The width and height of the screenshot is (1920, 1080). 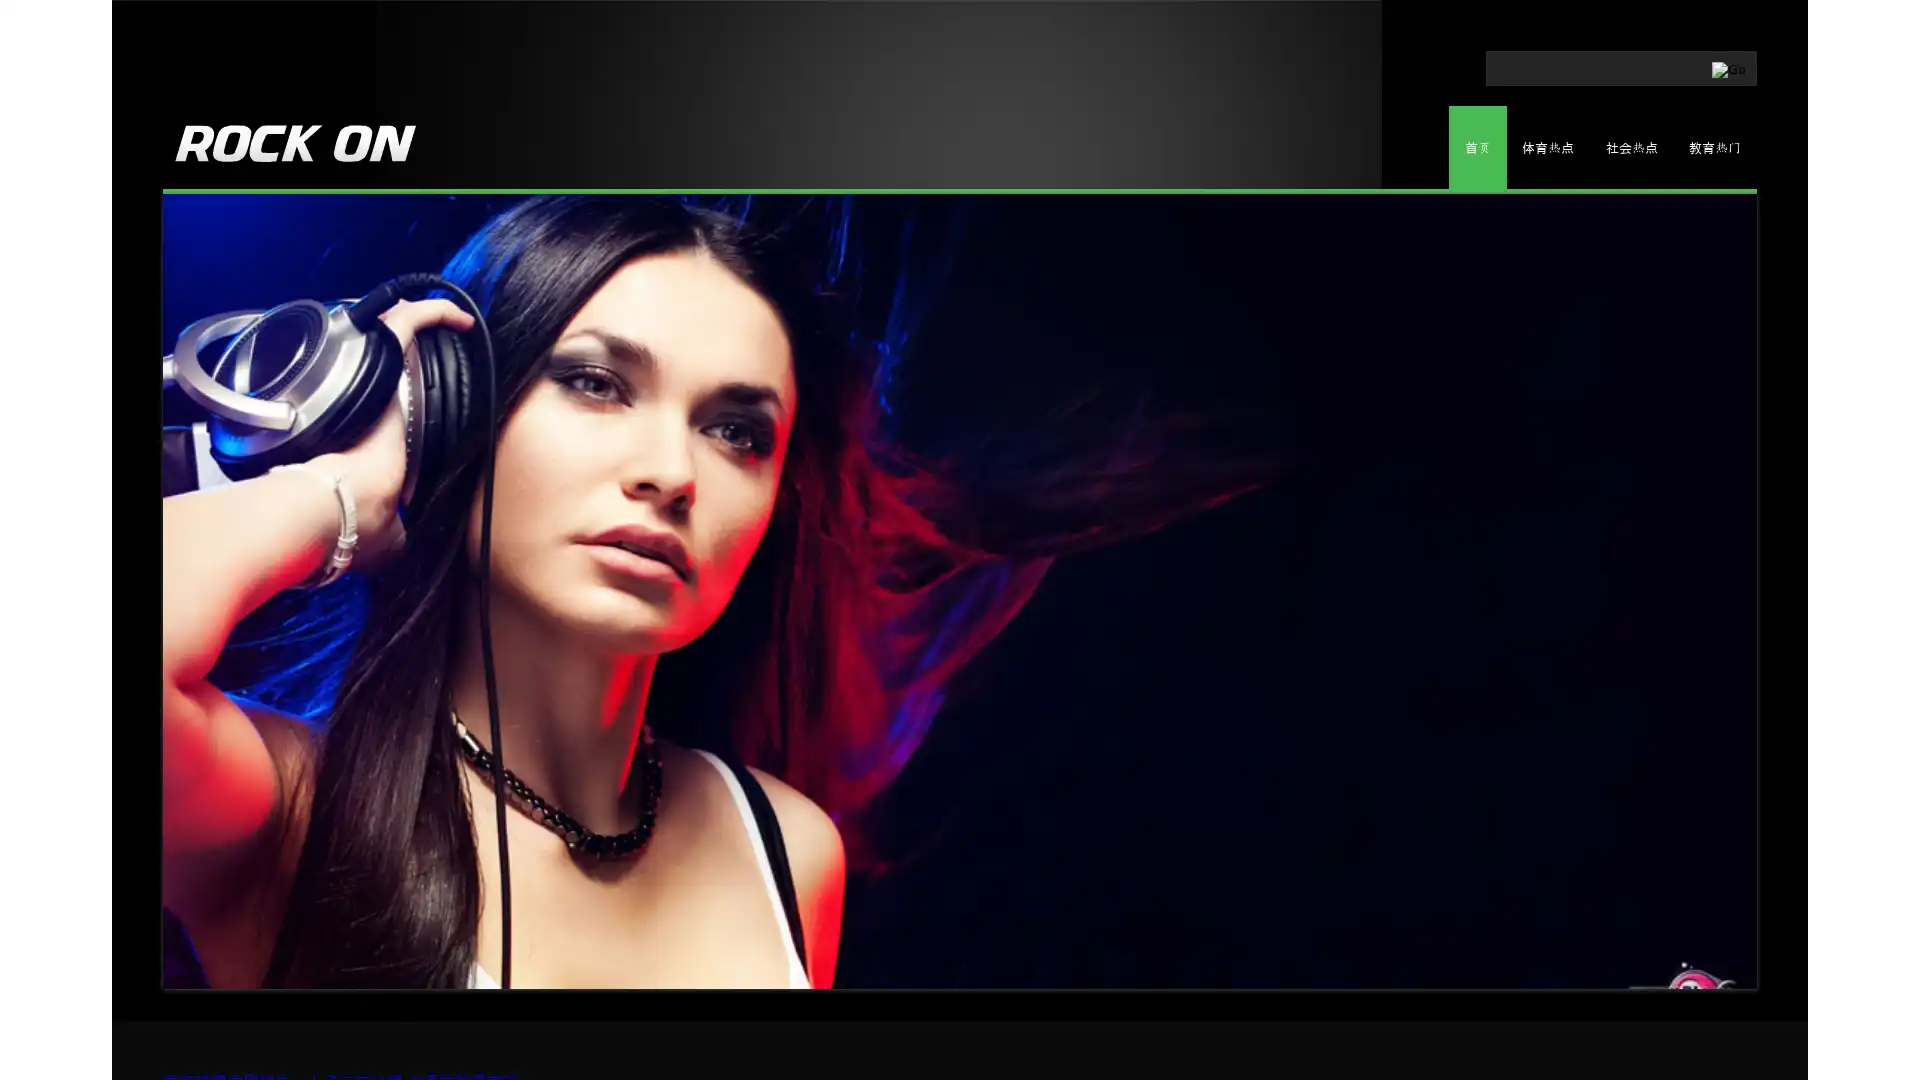 What do you see at coordinates (1652, 64) in the screenshot?
I see `Go` at bounding box center [1652, 64].